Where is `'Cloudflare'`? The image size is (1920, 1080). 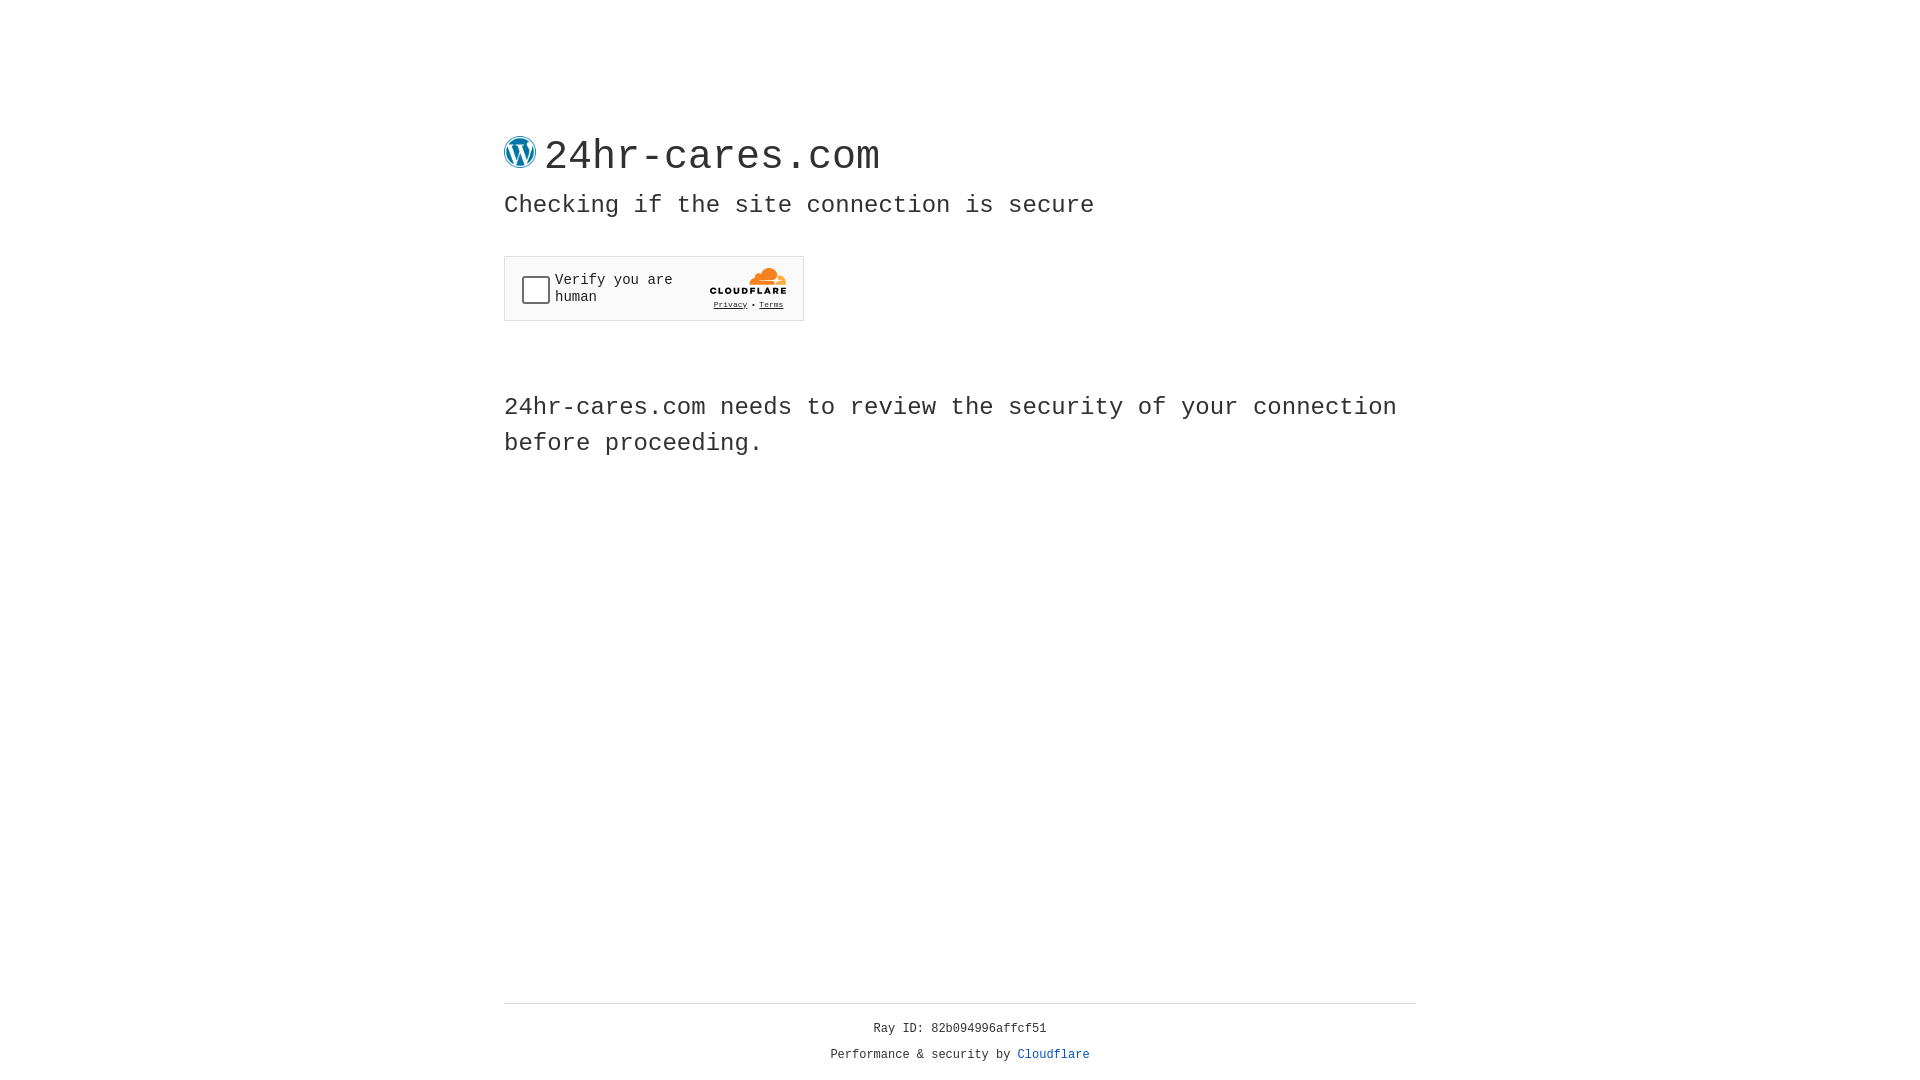
'Cloudflare' is located at coordinates (1053, 1054).